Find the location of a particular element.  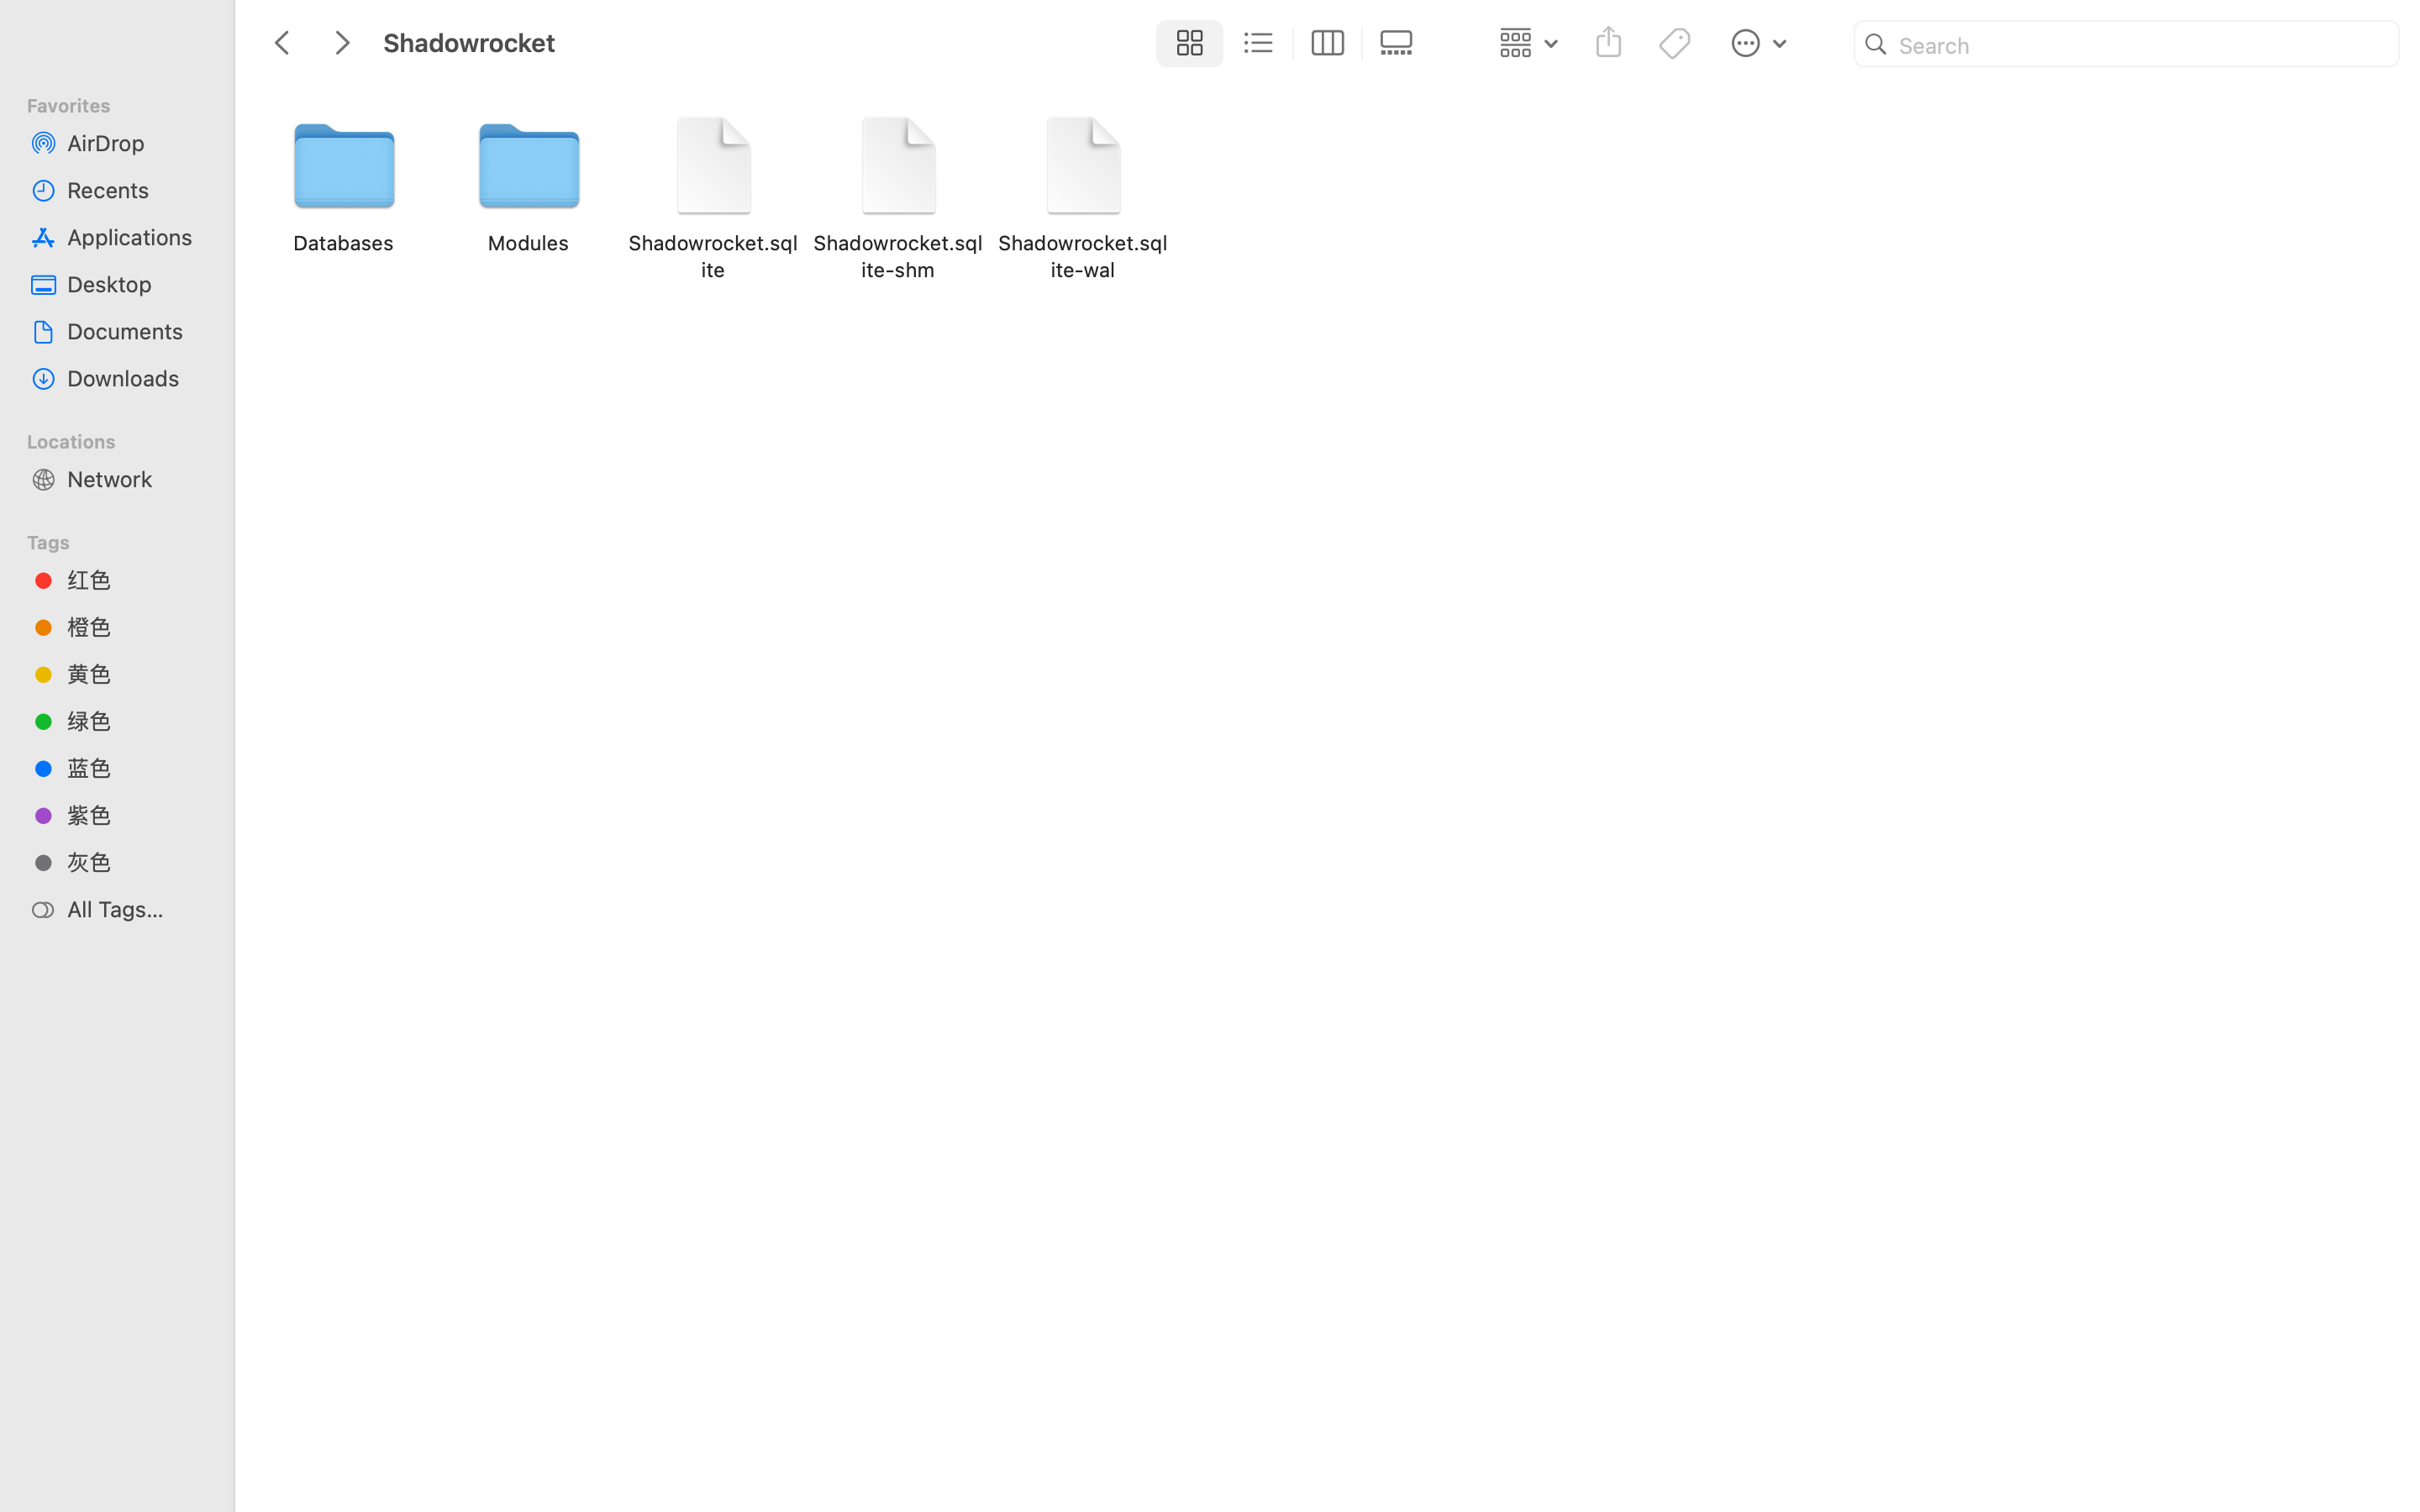

'<AXUIElement 0x11d99da00> {pid=510}' is located at coordinates (1292, 44).